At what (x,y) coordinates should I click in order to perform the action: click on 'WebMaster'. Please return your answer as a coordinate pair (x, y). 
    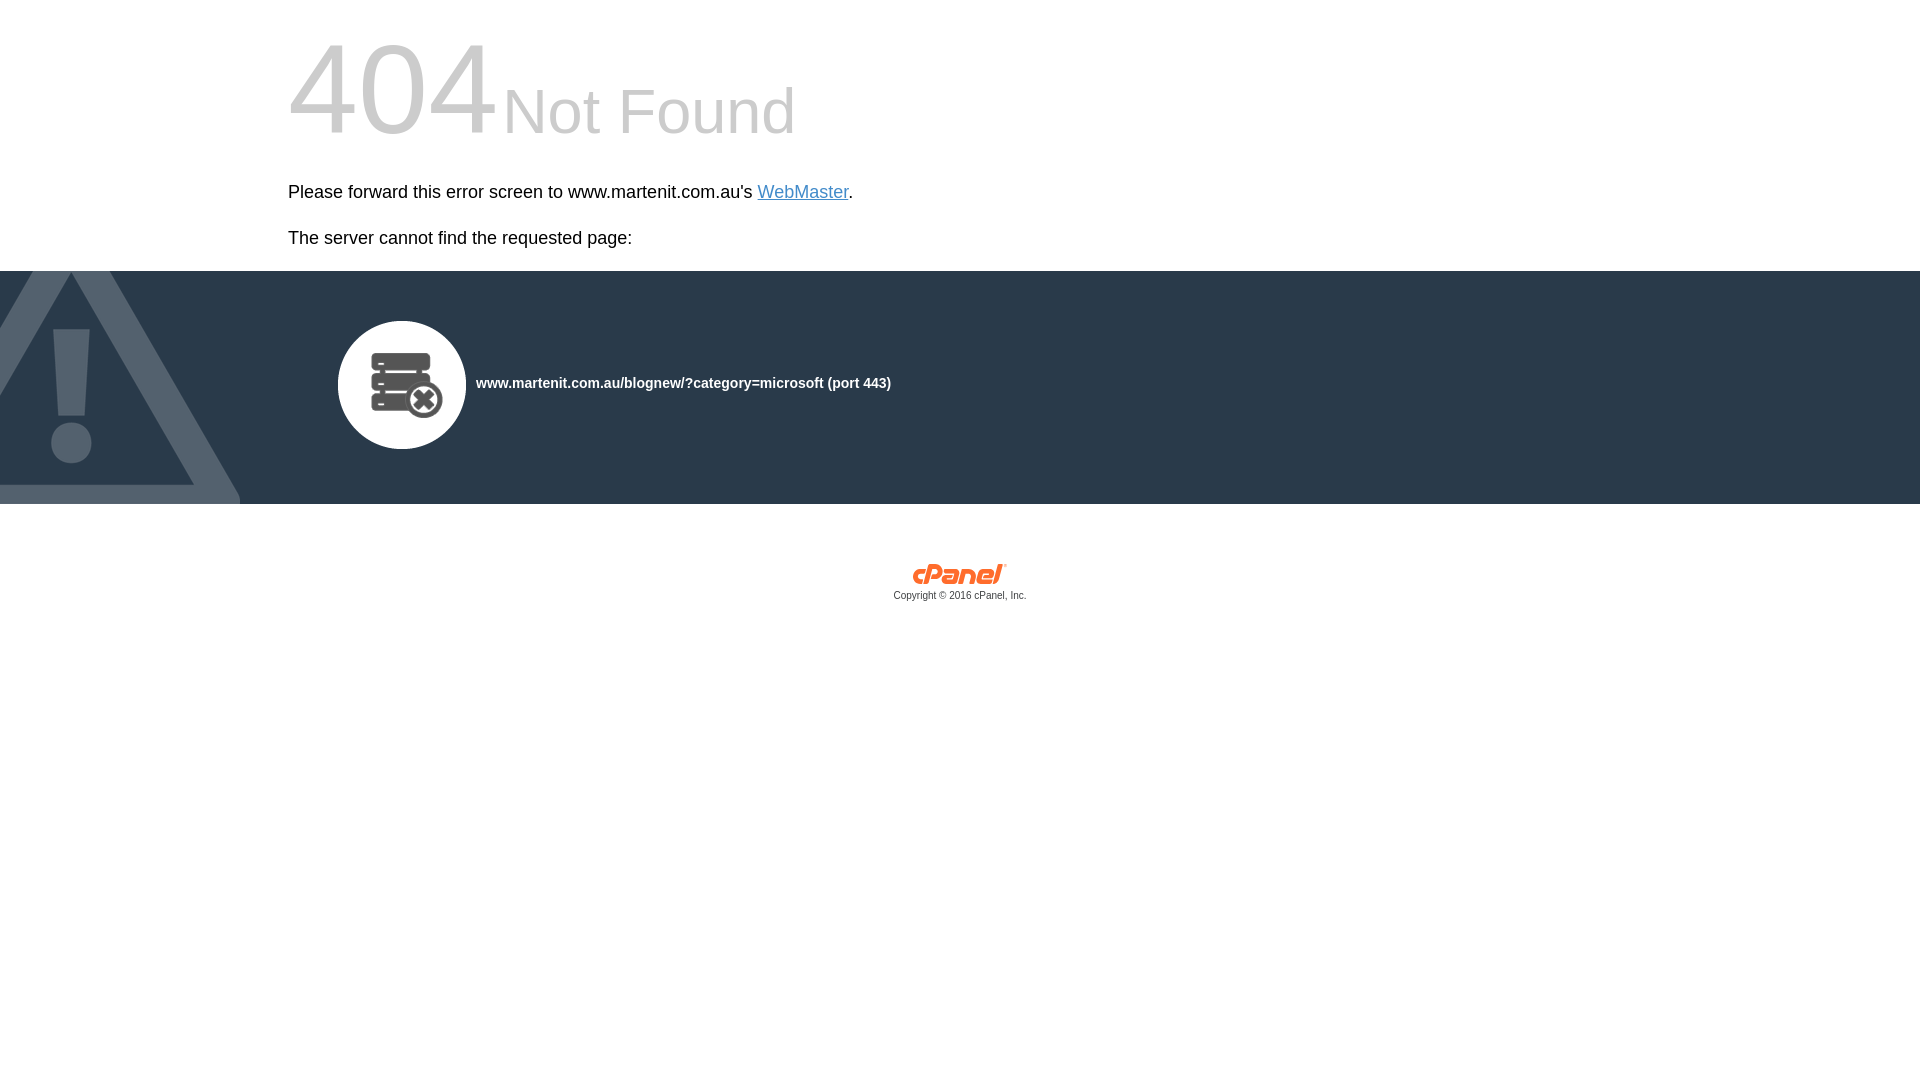
    Looking at the image, I should click on (803, 192).